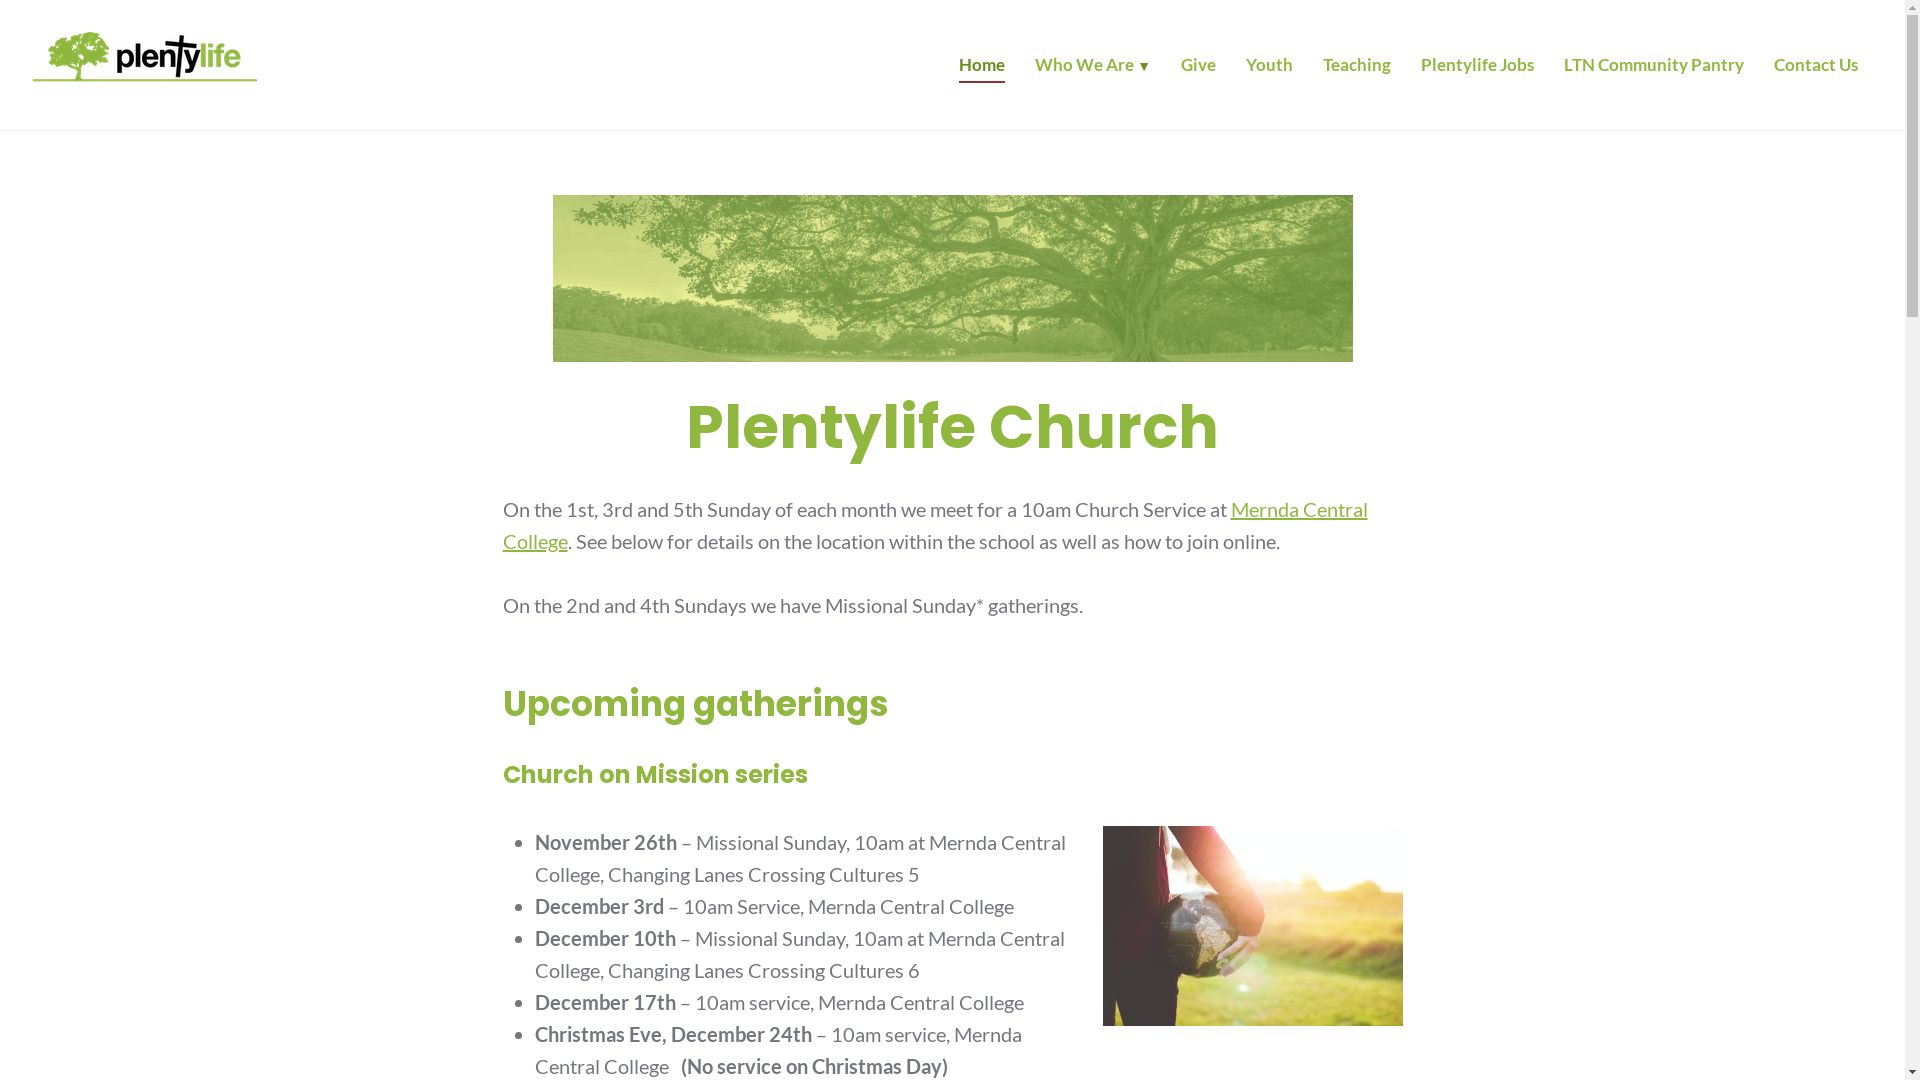 The width and height of the screenshot is (1920, 1080). Describe the element at coordinates (1774, 67) in the screenshot. I see `'Contact Us'` at that location.